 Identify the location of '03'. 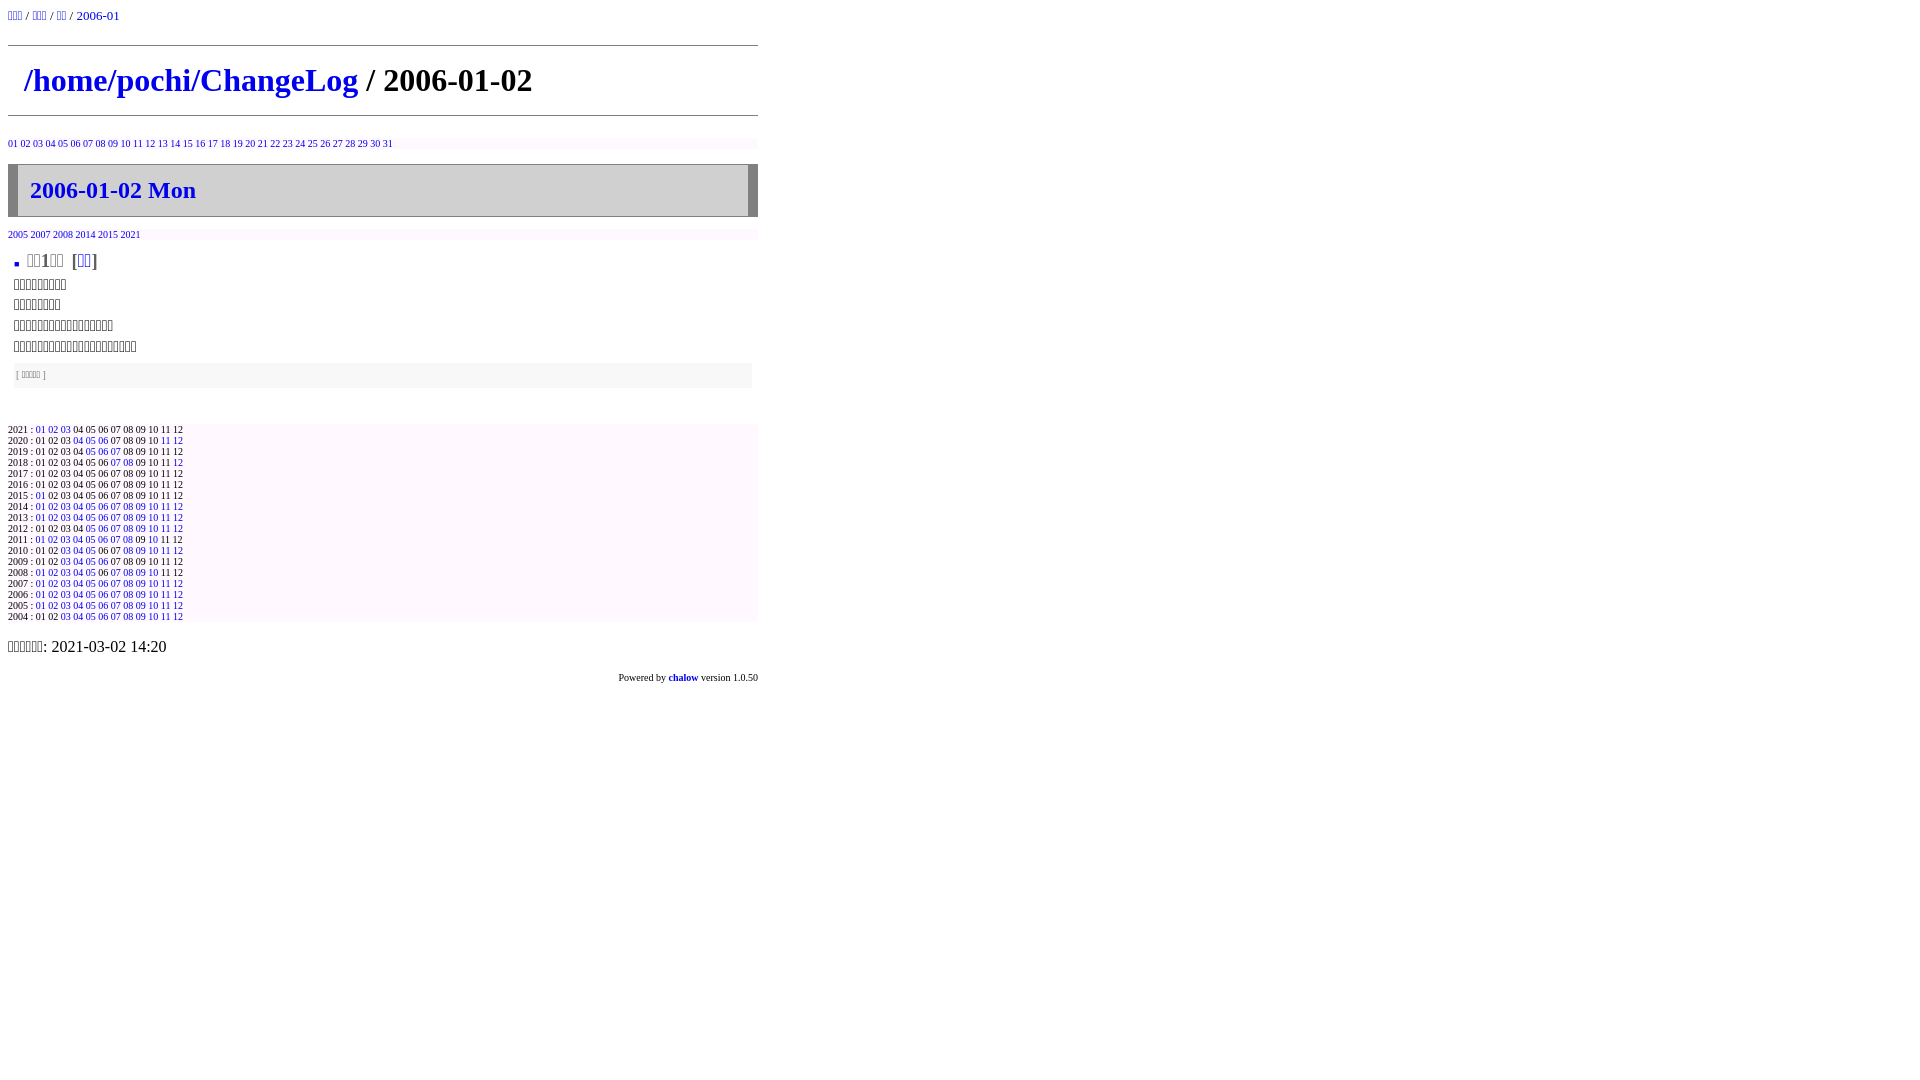
(66, 604).